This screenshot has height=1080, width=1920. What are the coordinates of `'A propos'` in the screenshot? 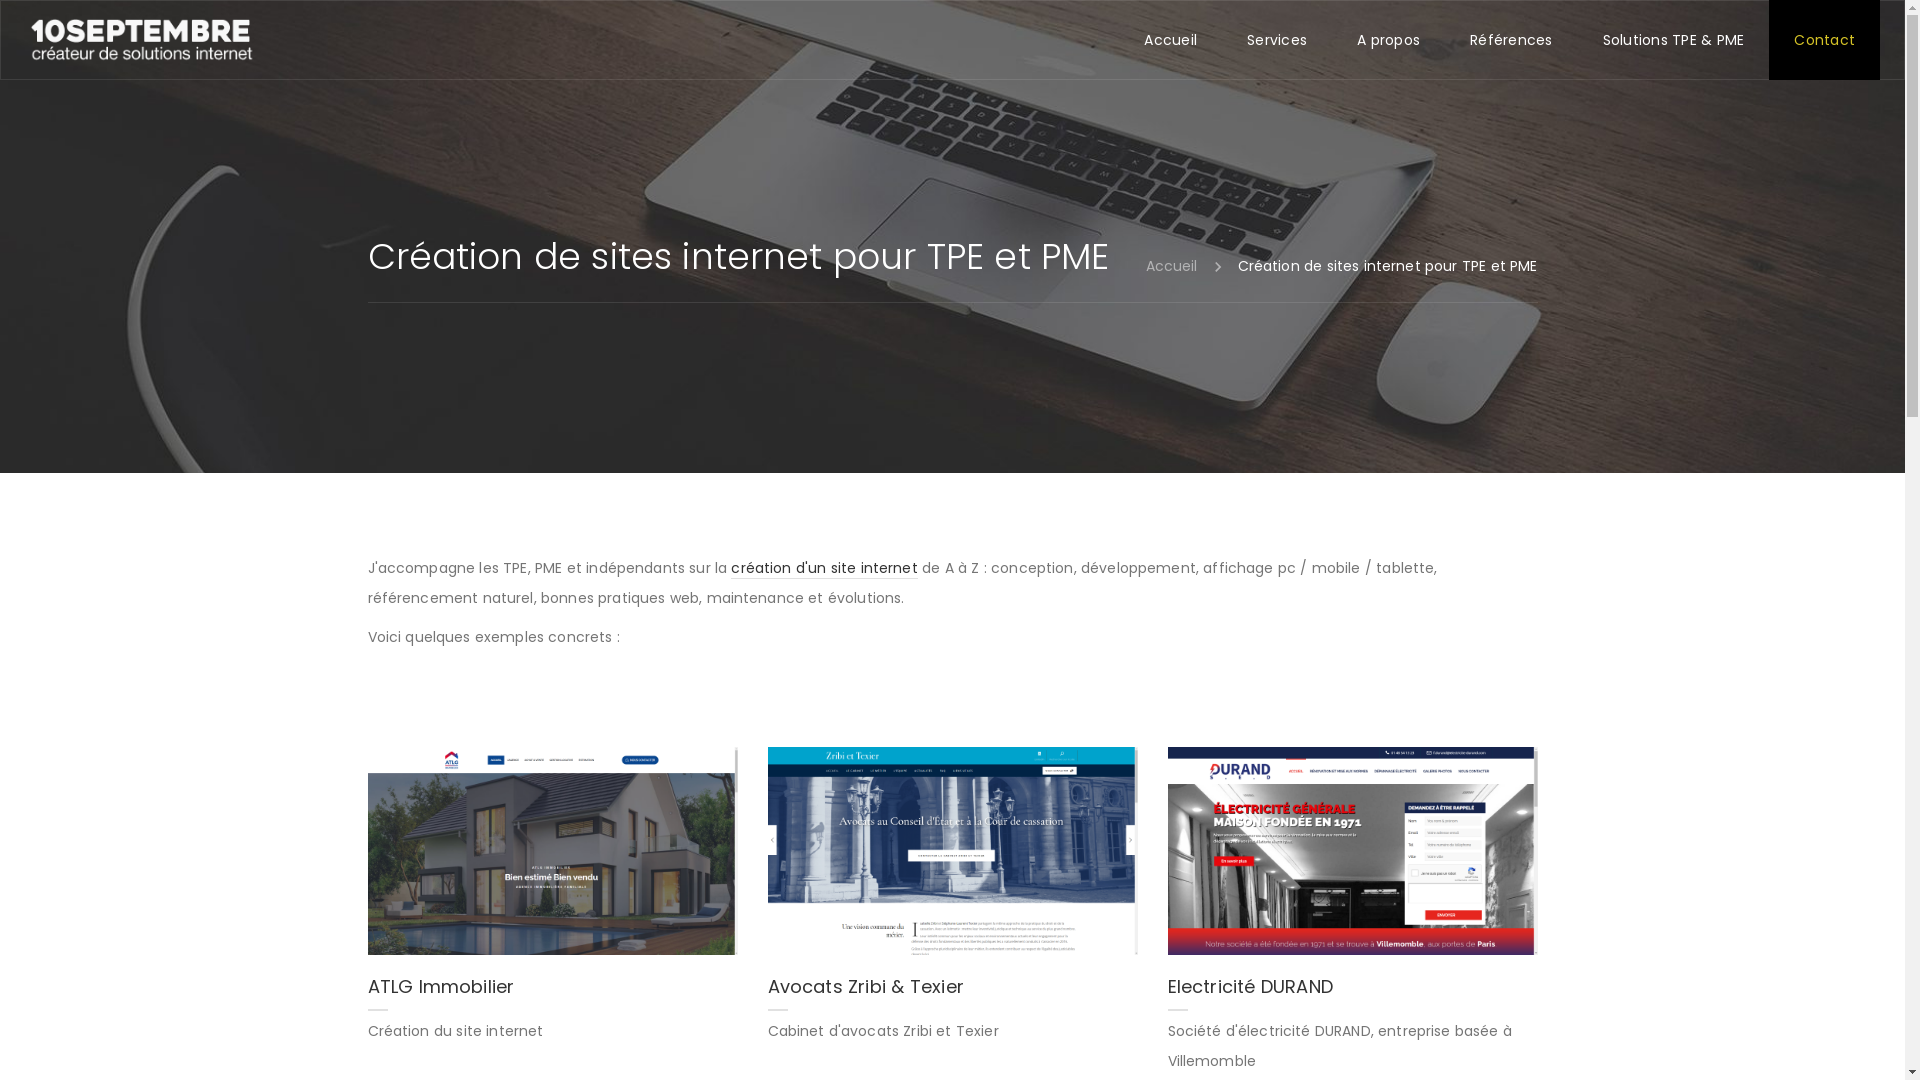 It's located at (1387, 39).